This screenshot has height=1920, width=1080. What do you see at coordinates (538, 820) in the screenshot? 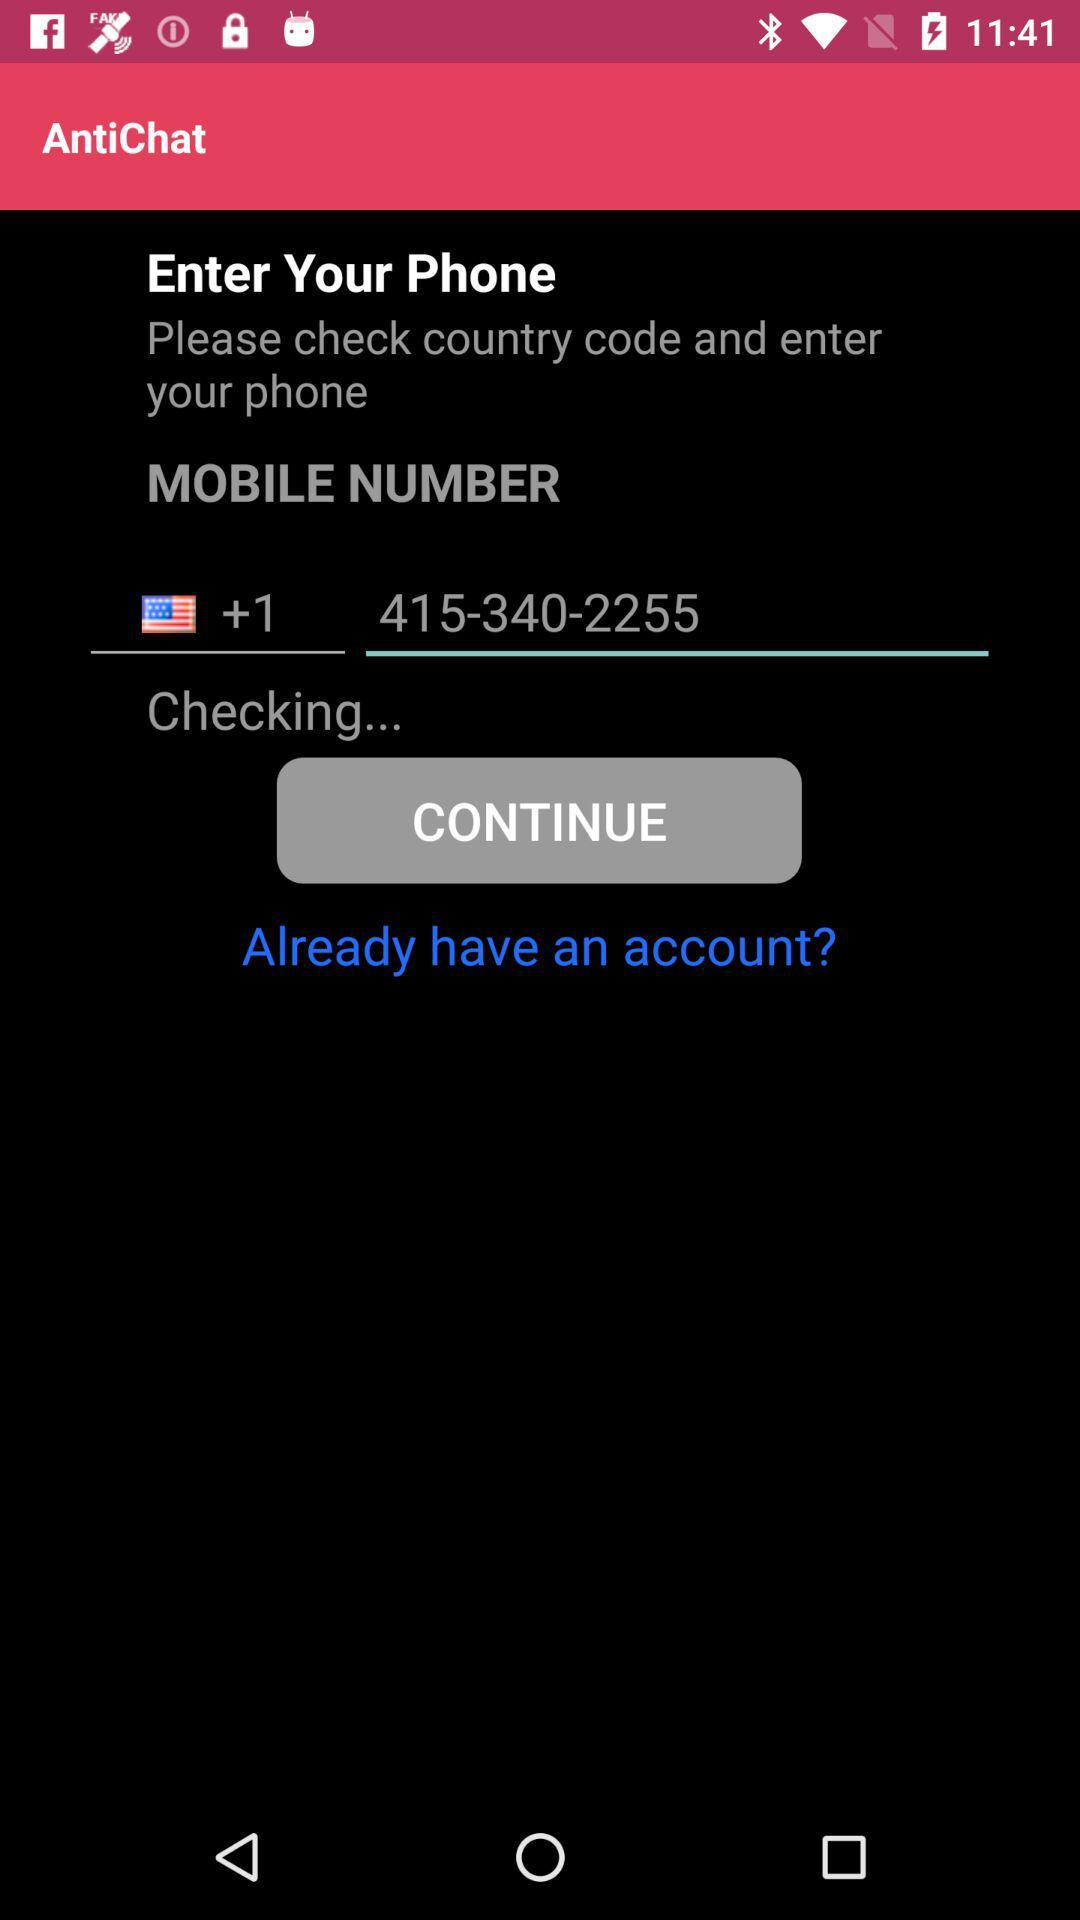
I see `icon above already have an icon` at bounding box center [538, 820].